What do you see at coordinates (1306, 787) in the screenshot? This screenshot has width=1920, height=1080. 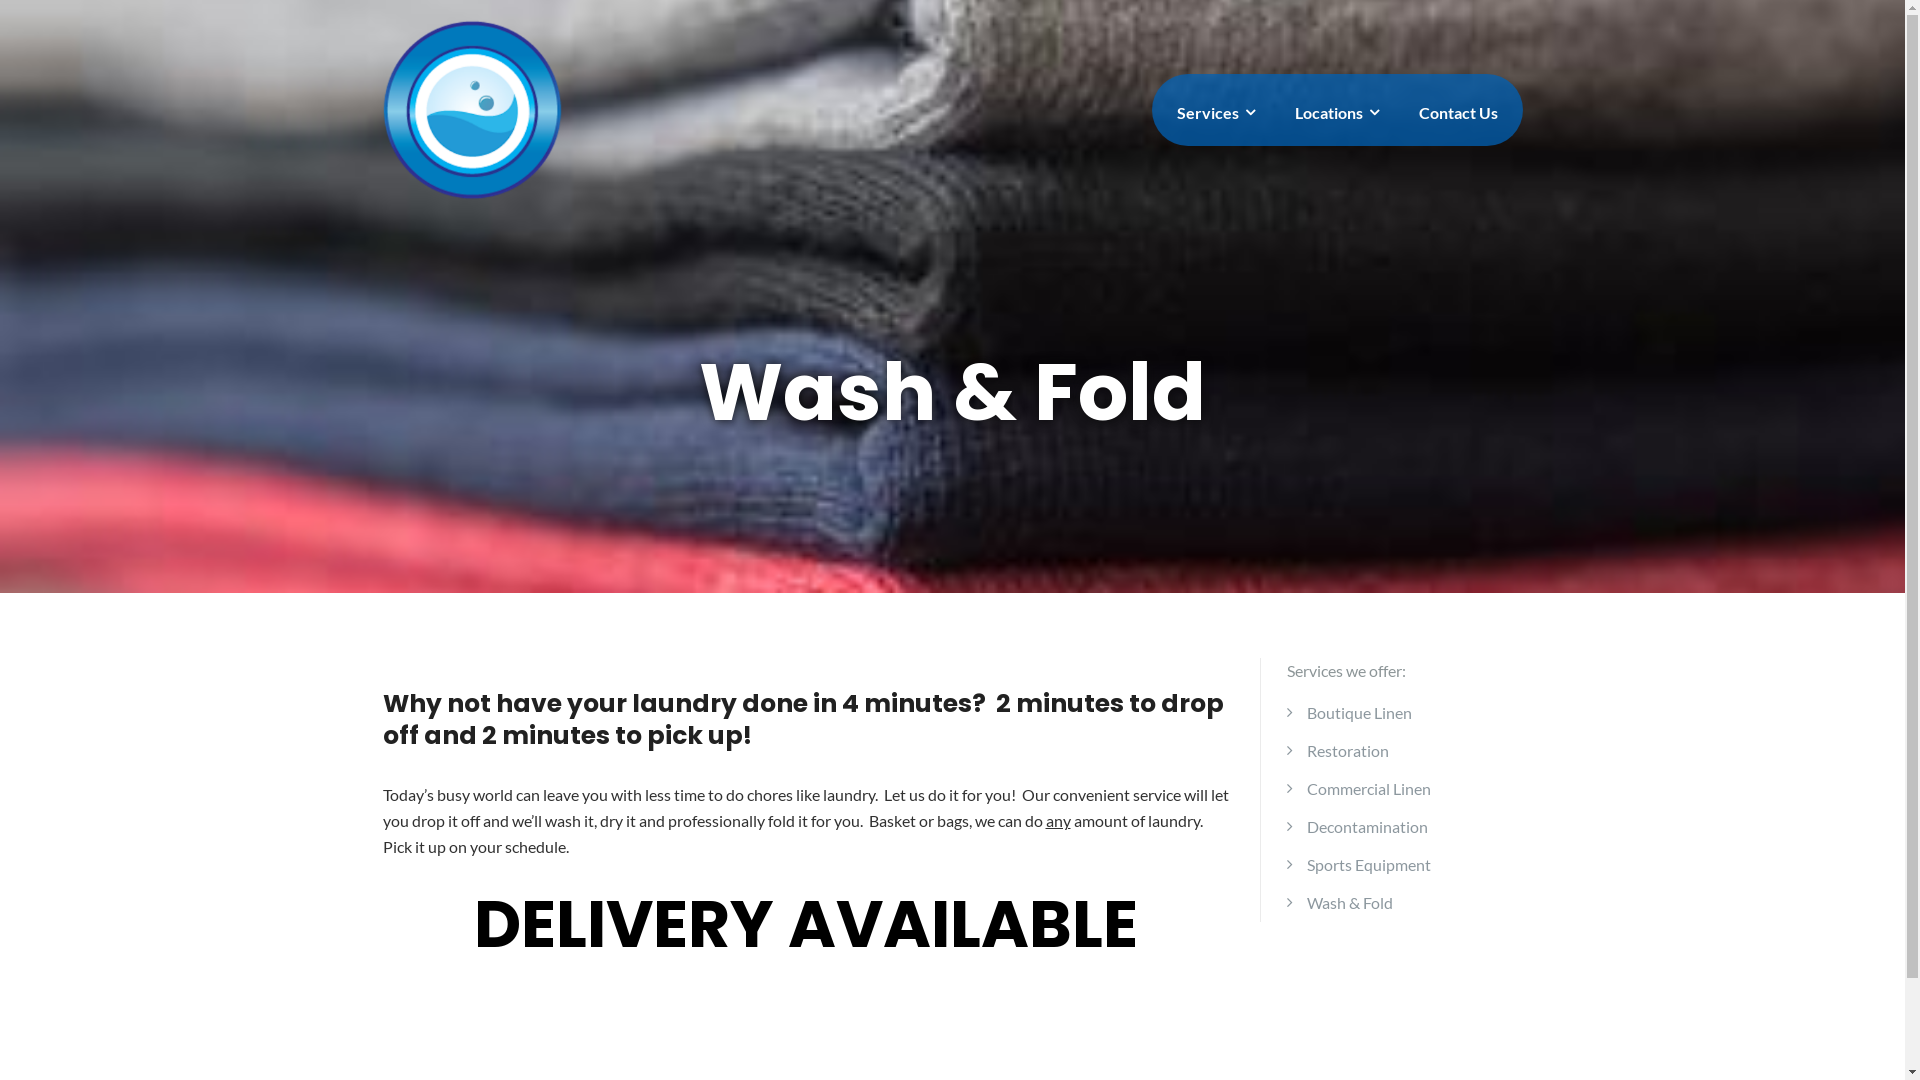 I see `'Commercial Linen'` at bounding box center [1306, 787].